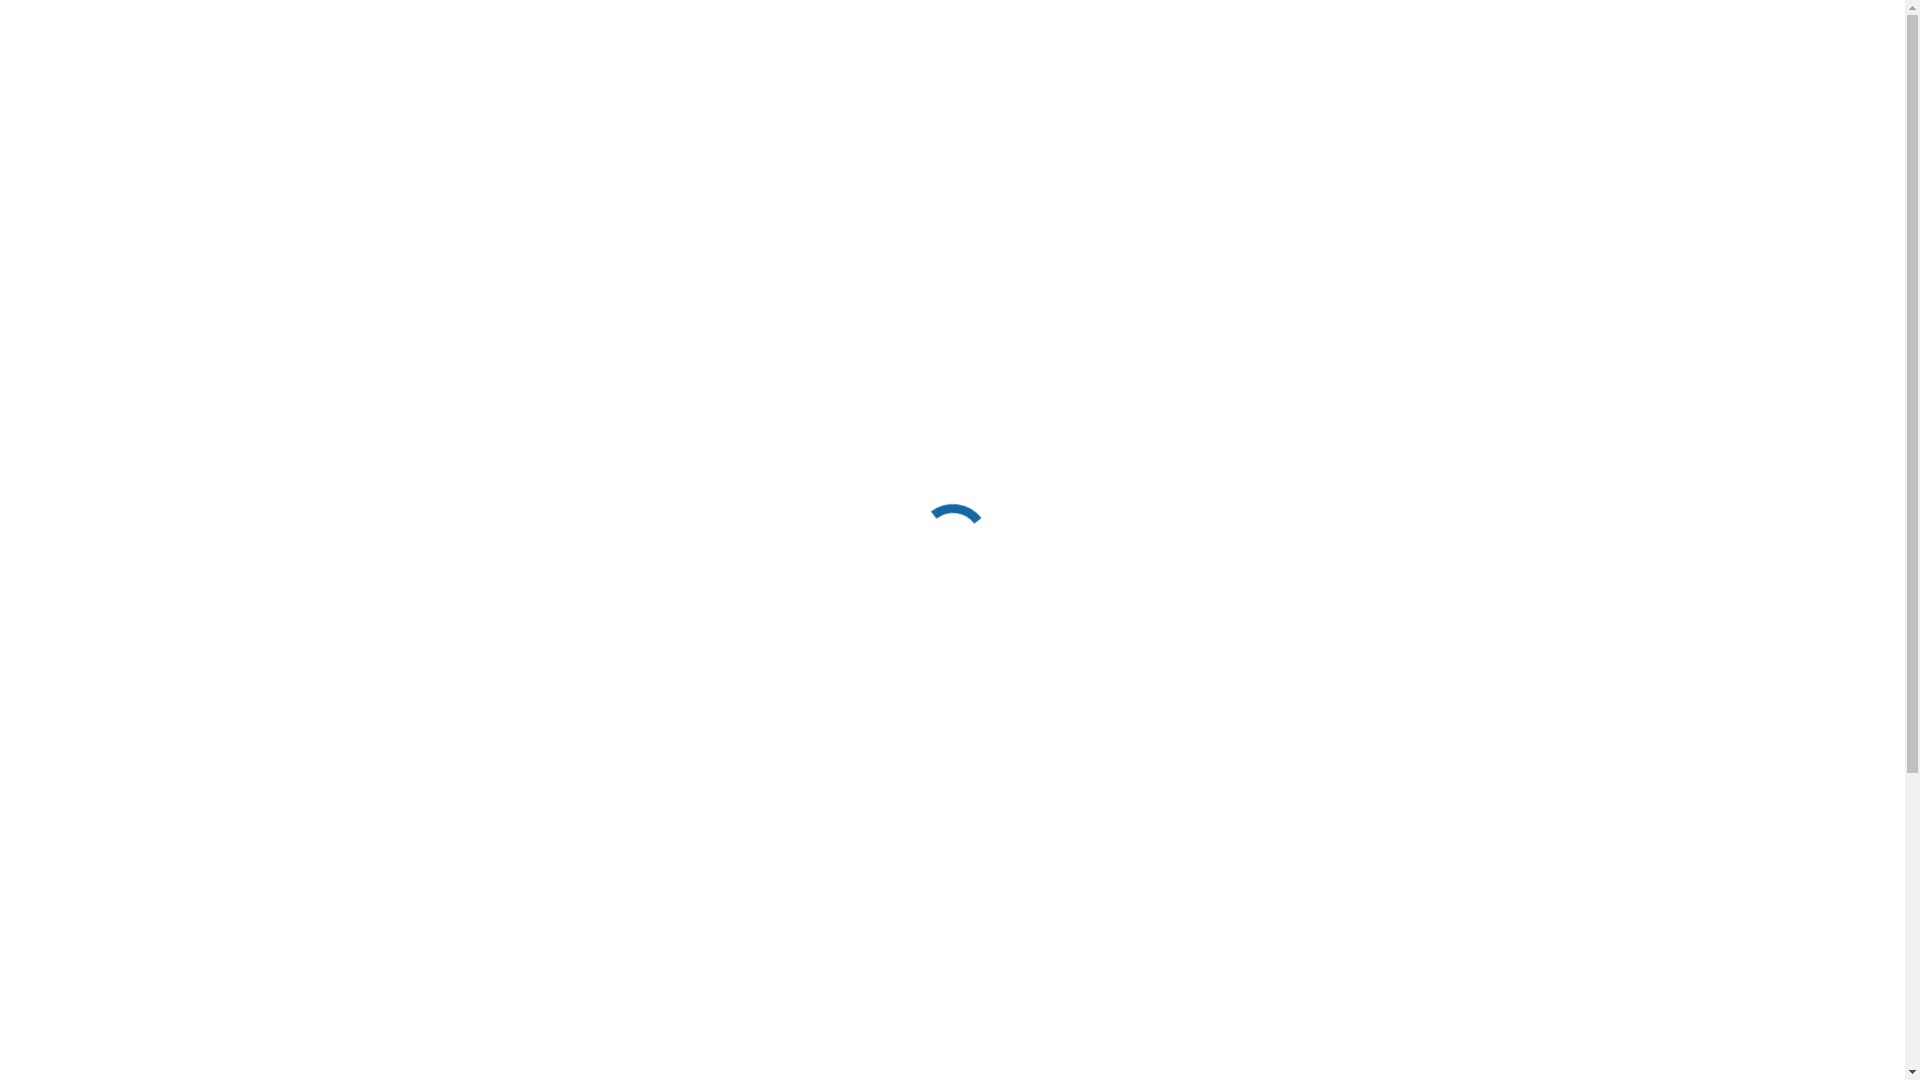 This screenshot has height=1080, width=1920. What do you see at coordinates (1473, 83) in the screenshot?
I see `'Contact'` at bounding box center [1473, 83].